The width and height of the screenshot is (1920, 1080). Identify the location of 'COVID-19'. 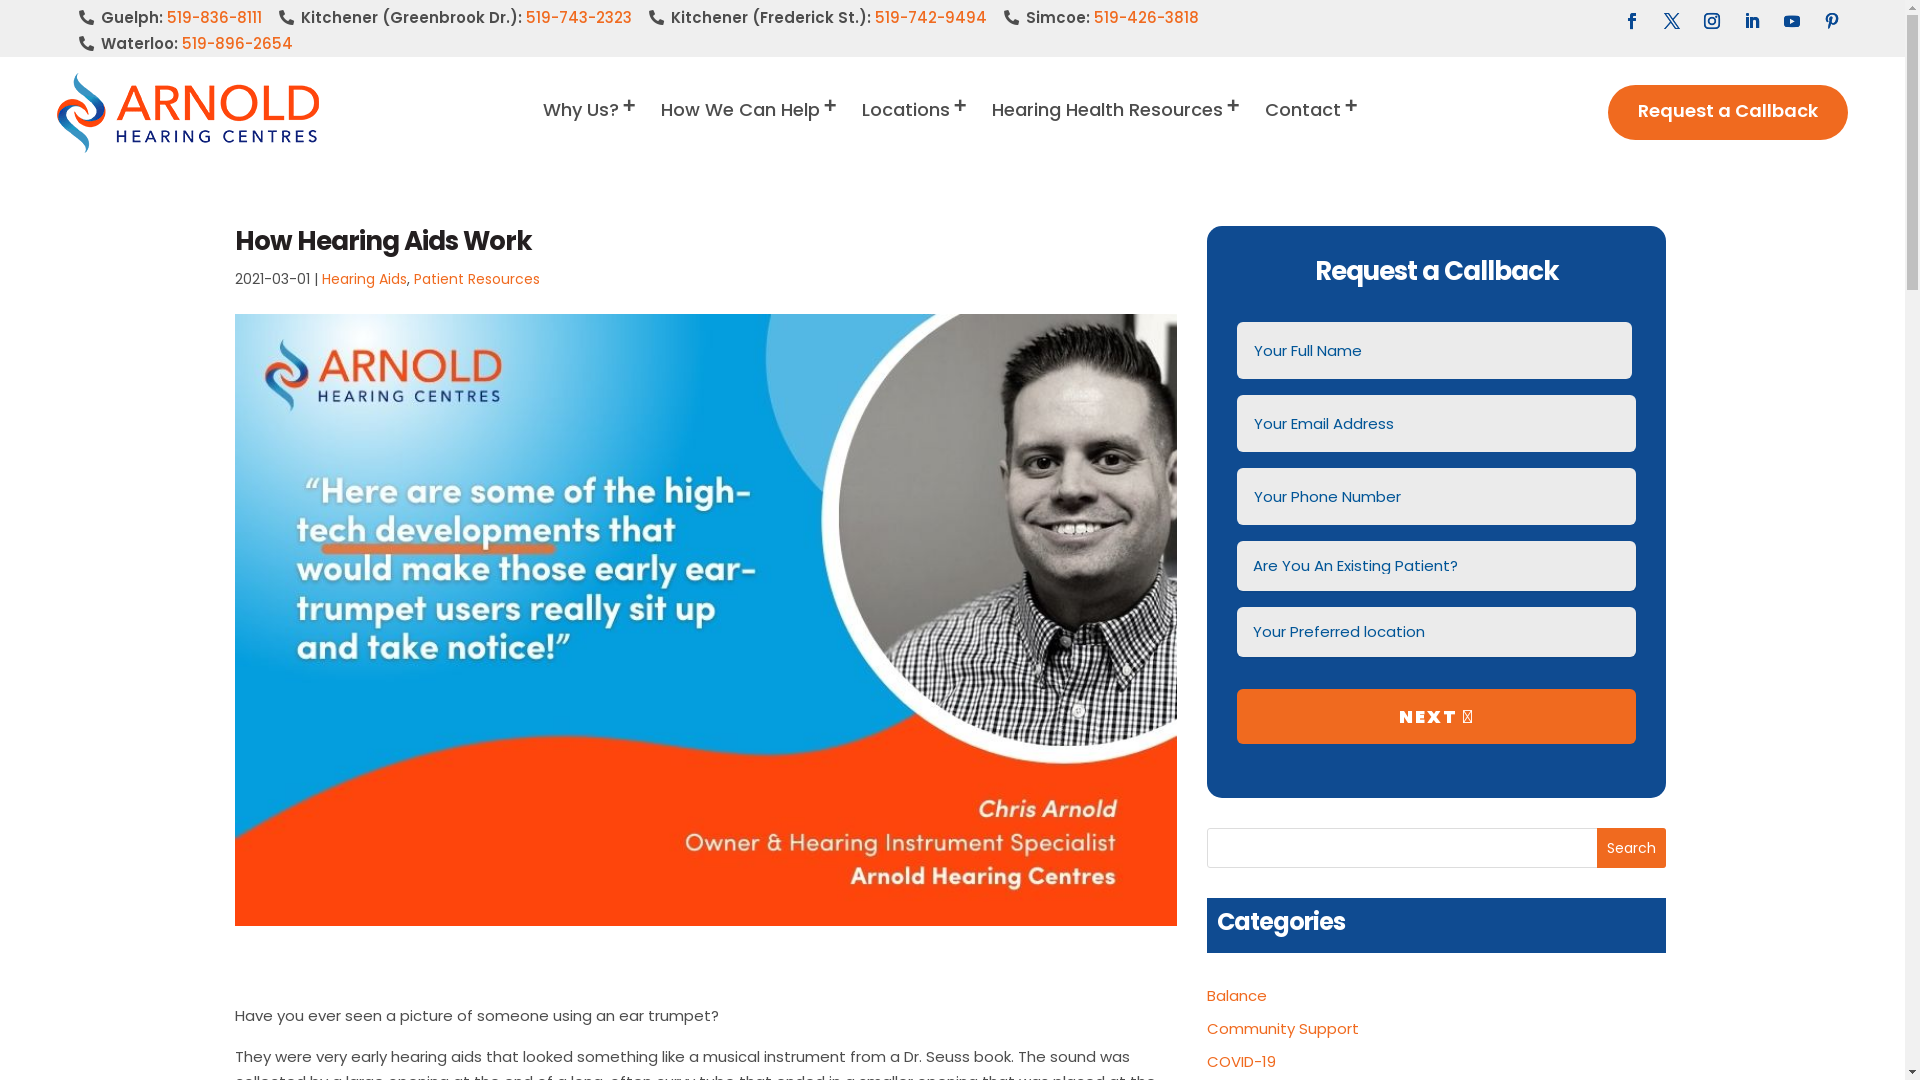
(1240, 1060).